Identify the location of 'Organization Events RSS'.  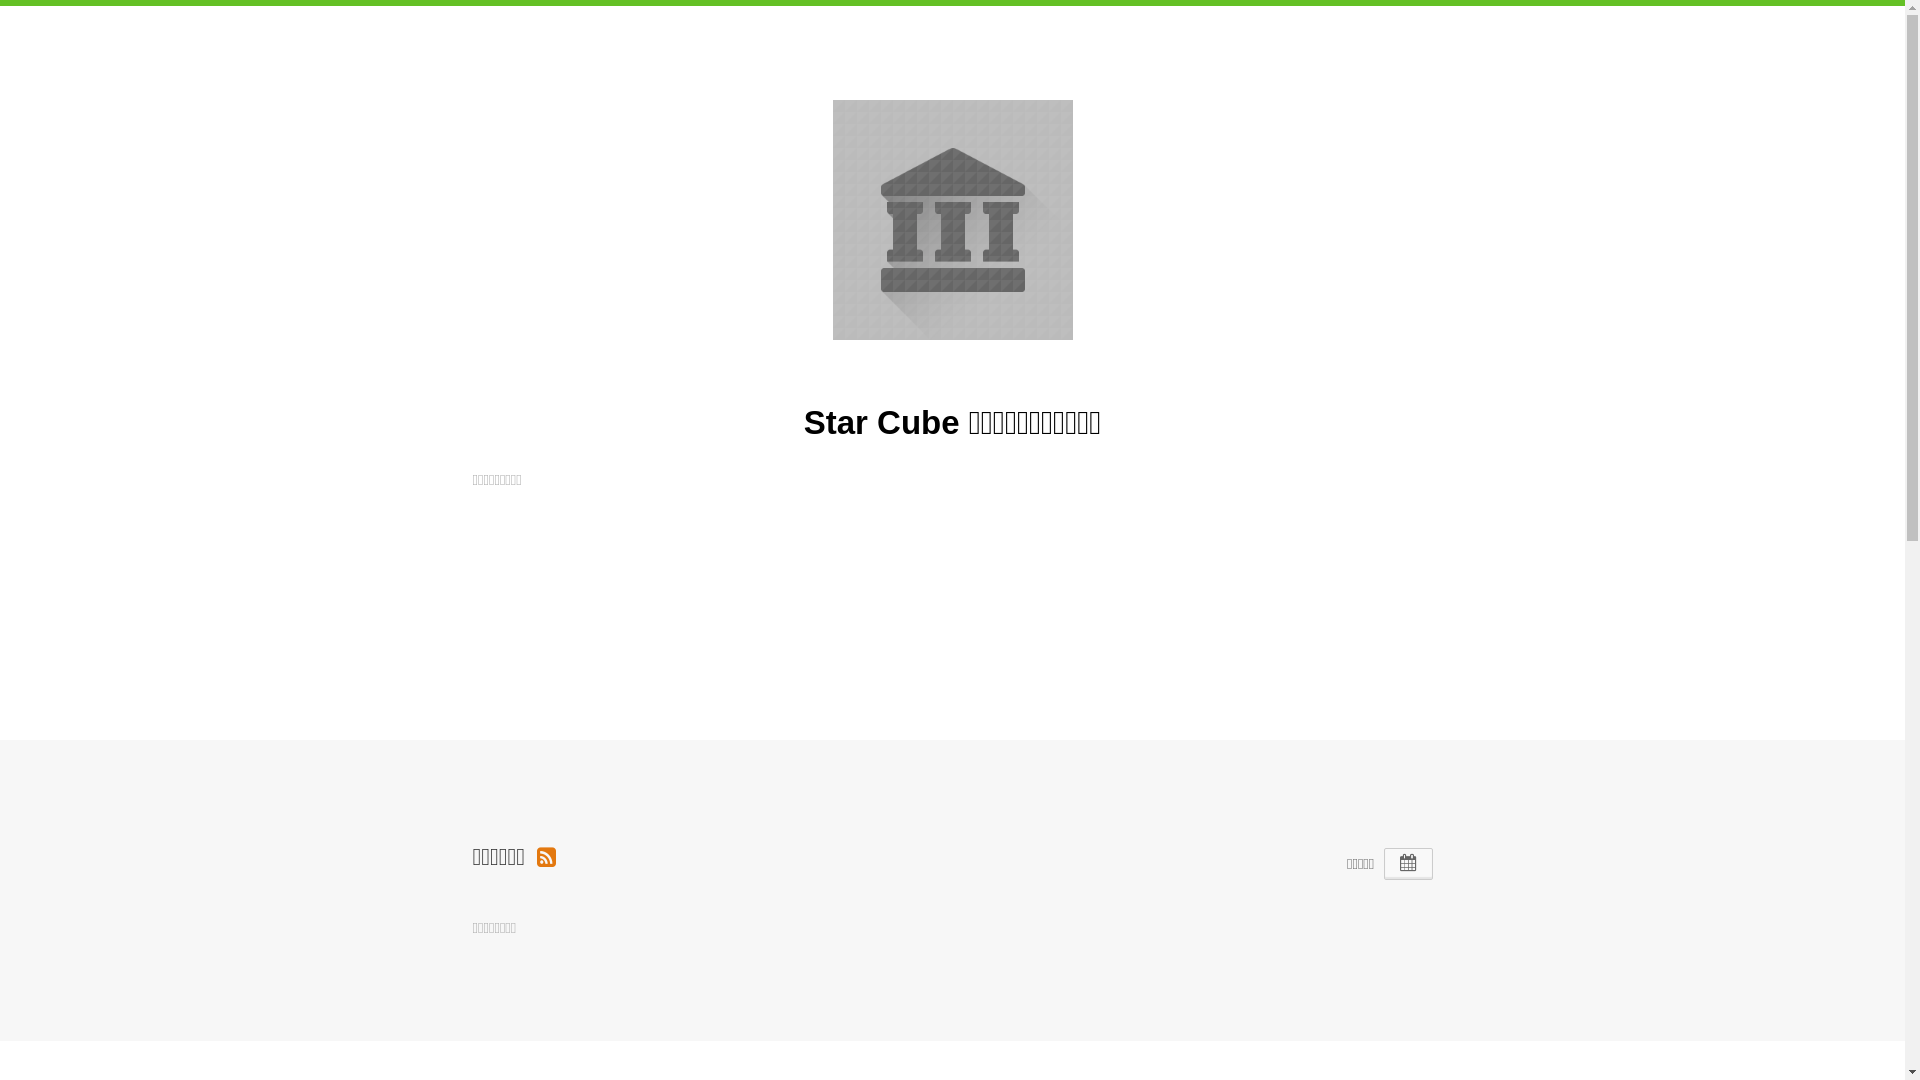
(537, 855).